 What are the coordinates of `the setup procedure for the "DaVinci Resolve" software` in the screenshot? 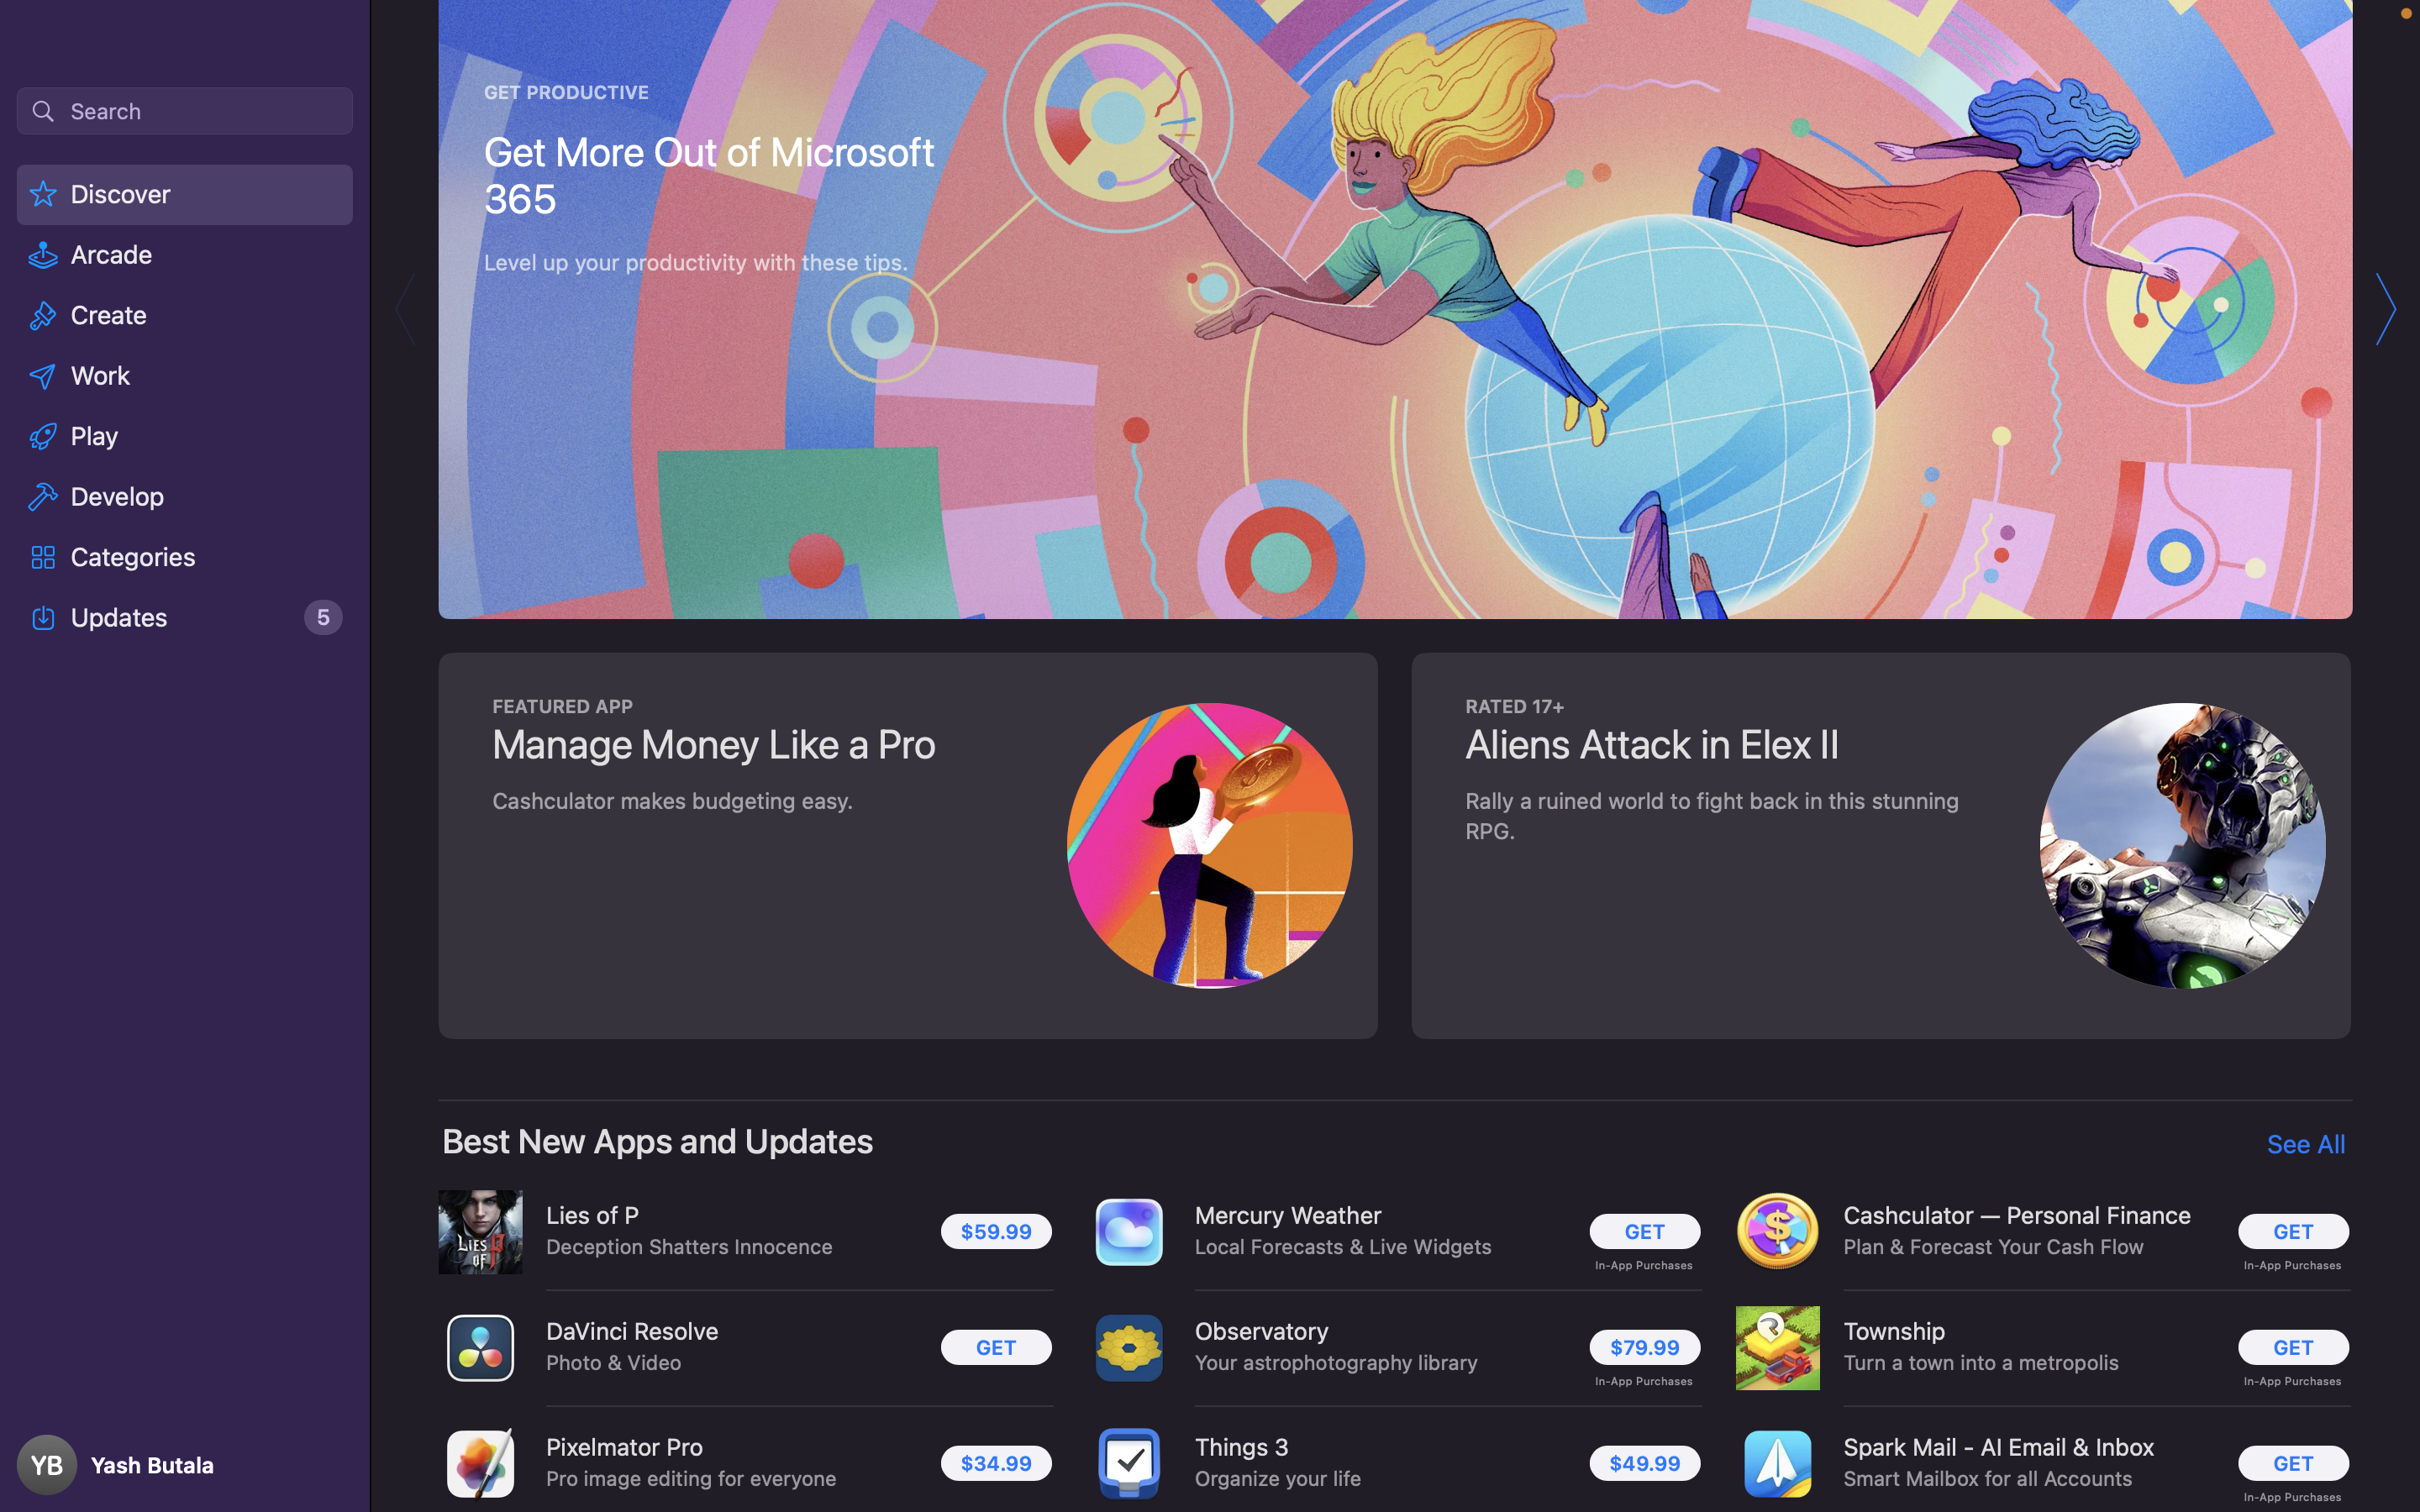 It's located at (991, 1347).